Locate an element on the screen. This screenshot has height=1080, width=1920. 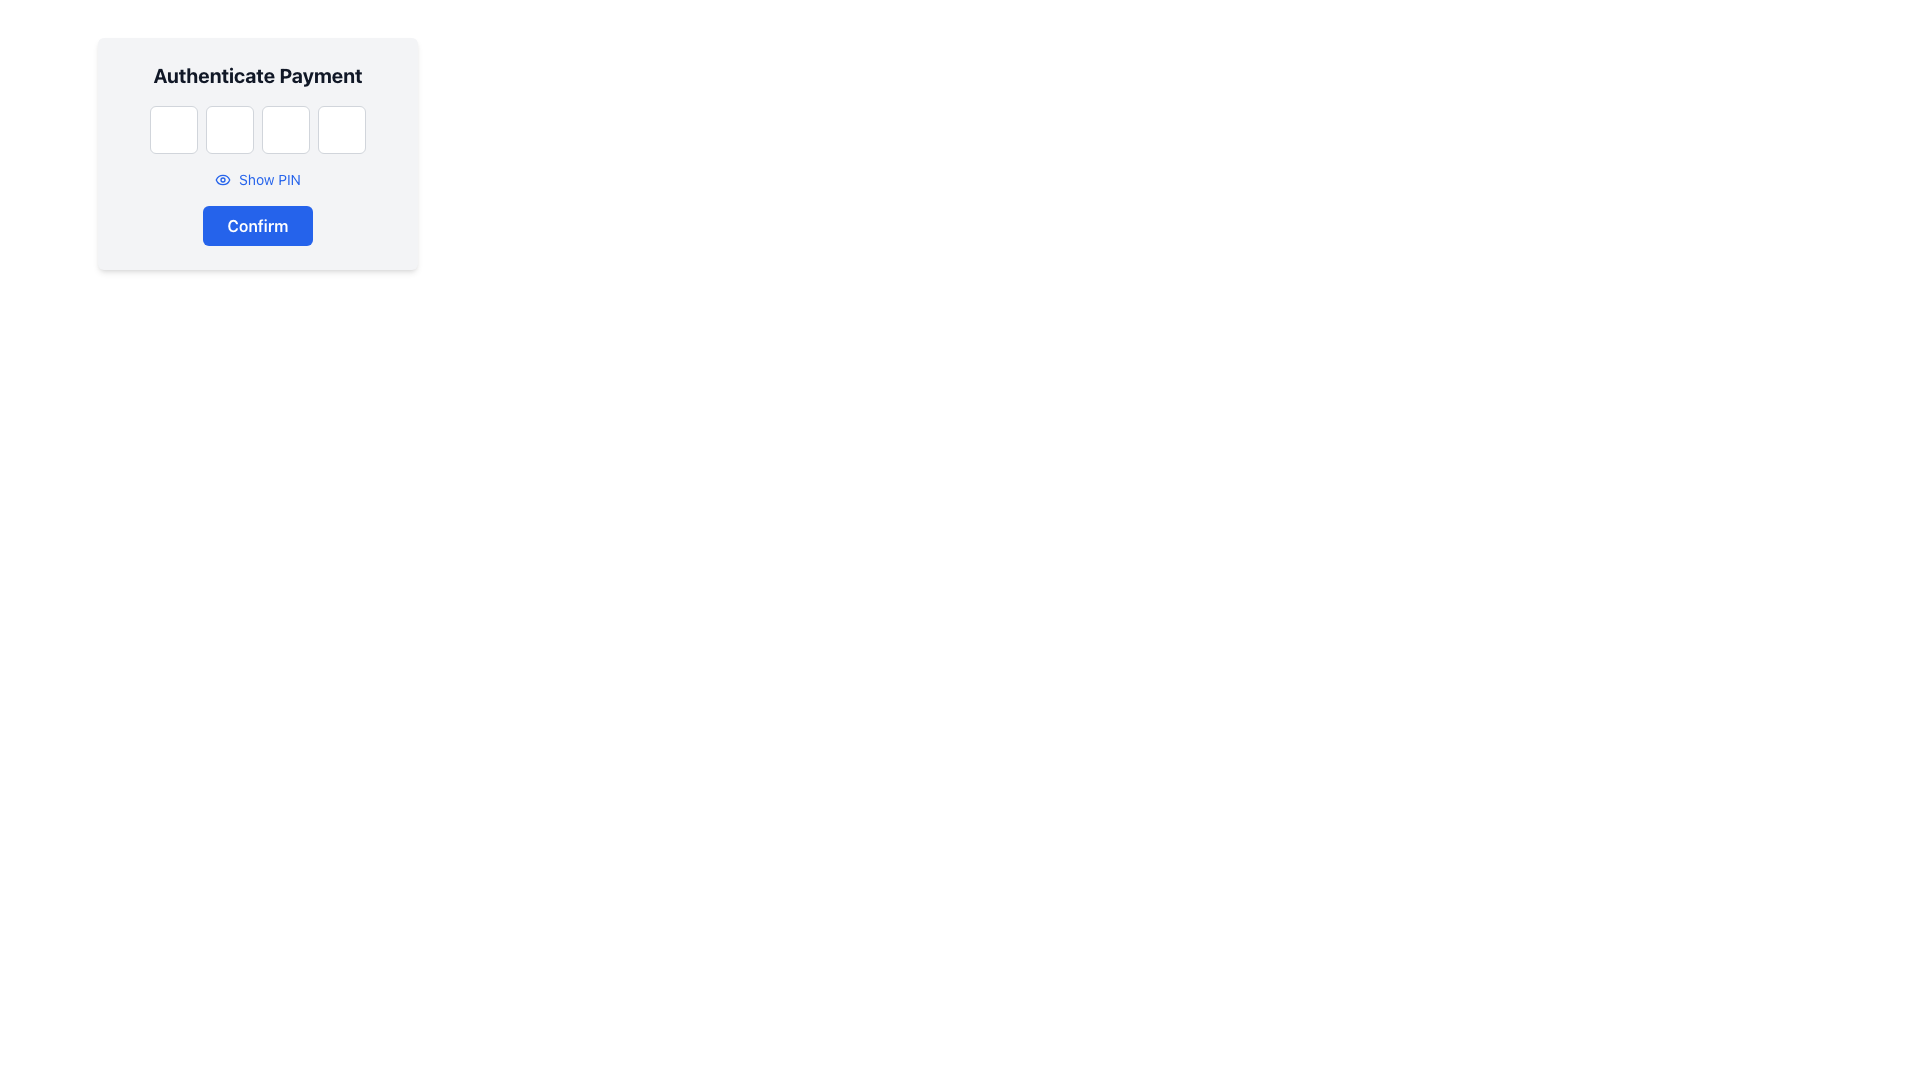
the 'Show PIN' interactive button that consists of a blue text label and an eye icon, positioned below the PIN input fields and above the 'Confirm' button is located at coordinates (257, 180).